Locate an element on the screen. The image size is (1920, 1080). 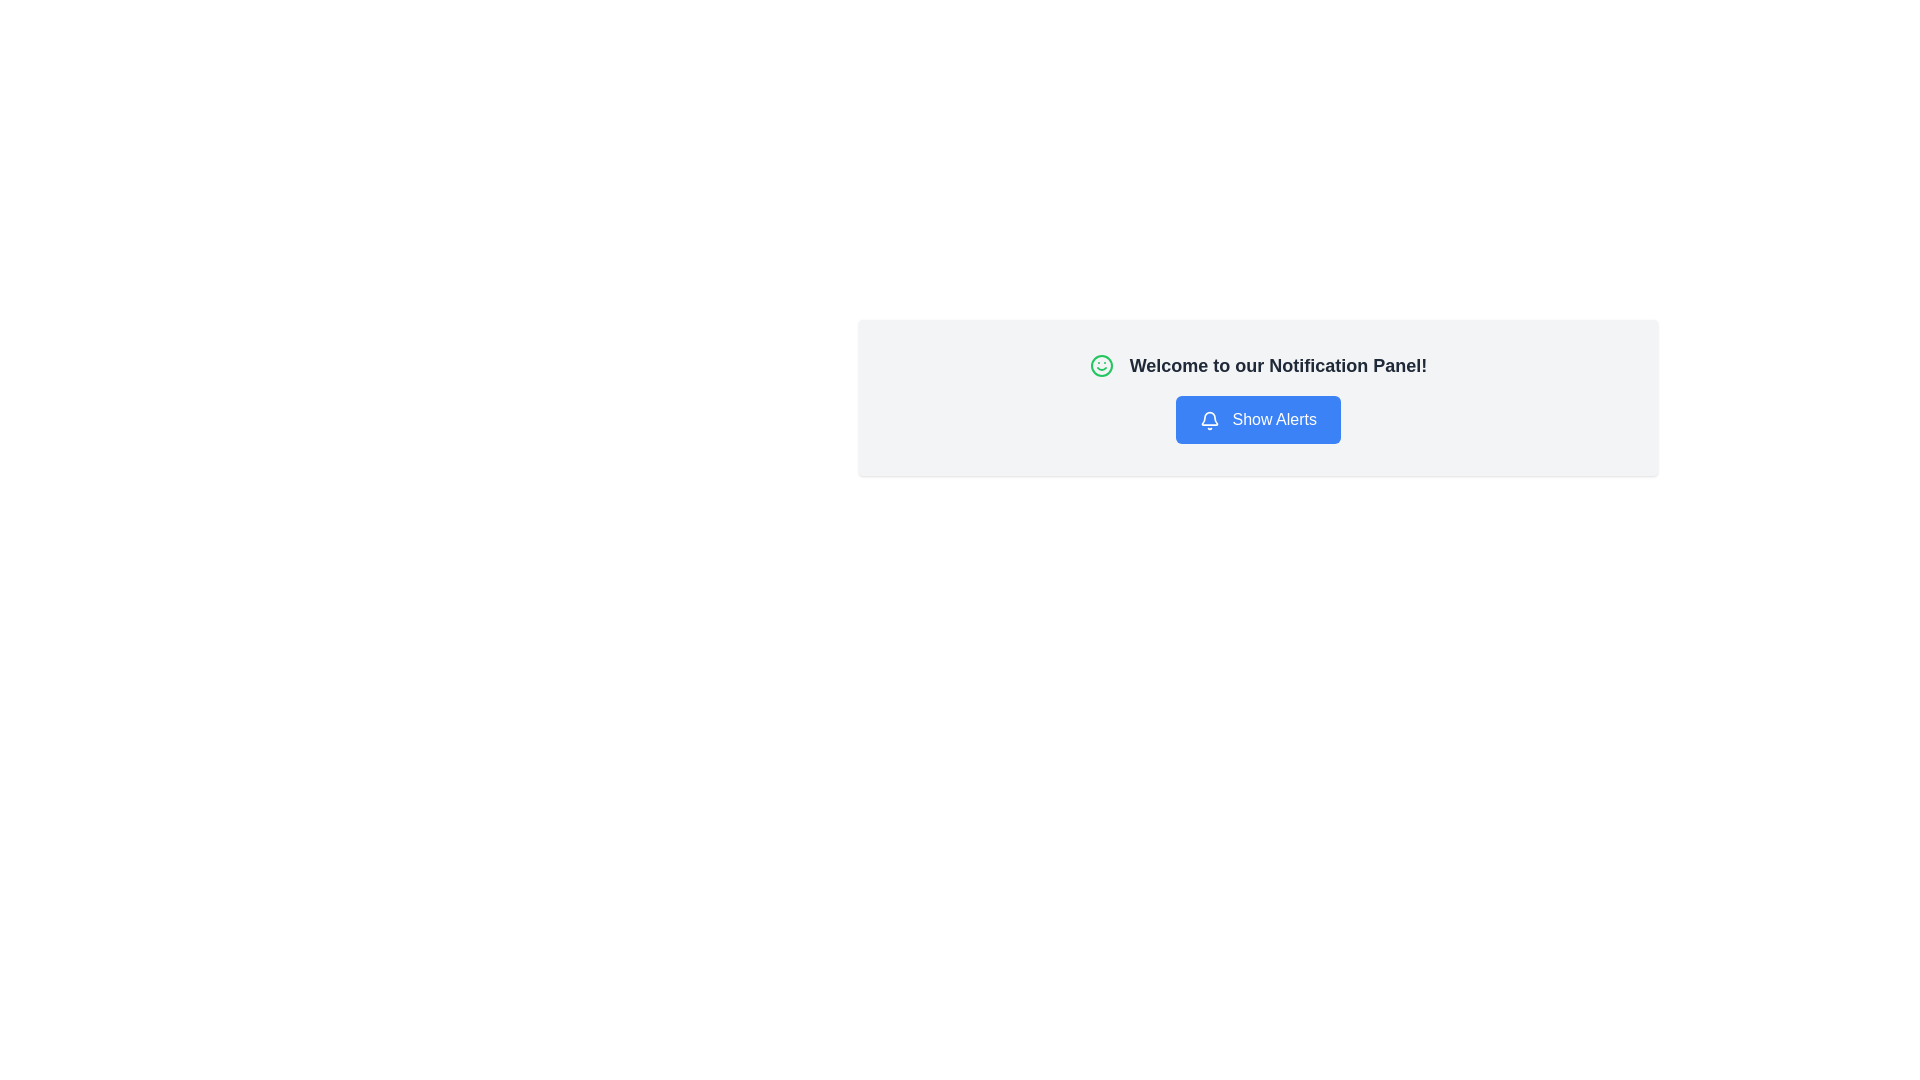
the bell icon located in the notification panel, which serves as a visual indicator for notifications or alerts is located at coordinates (1208, 417).